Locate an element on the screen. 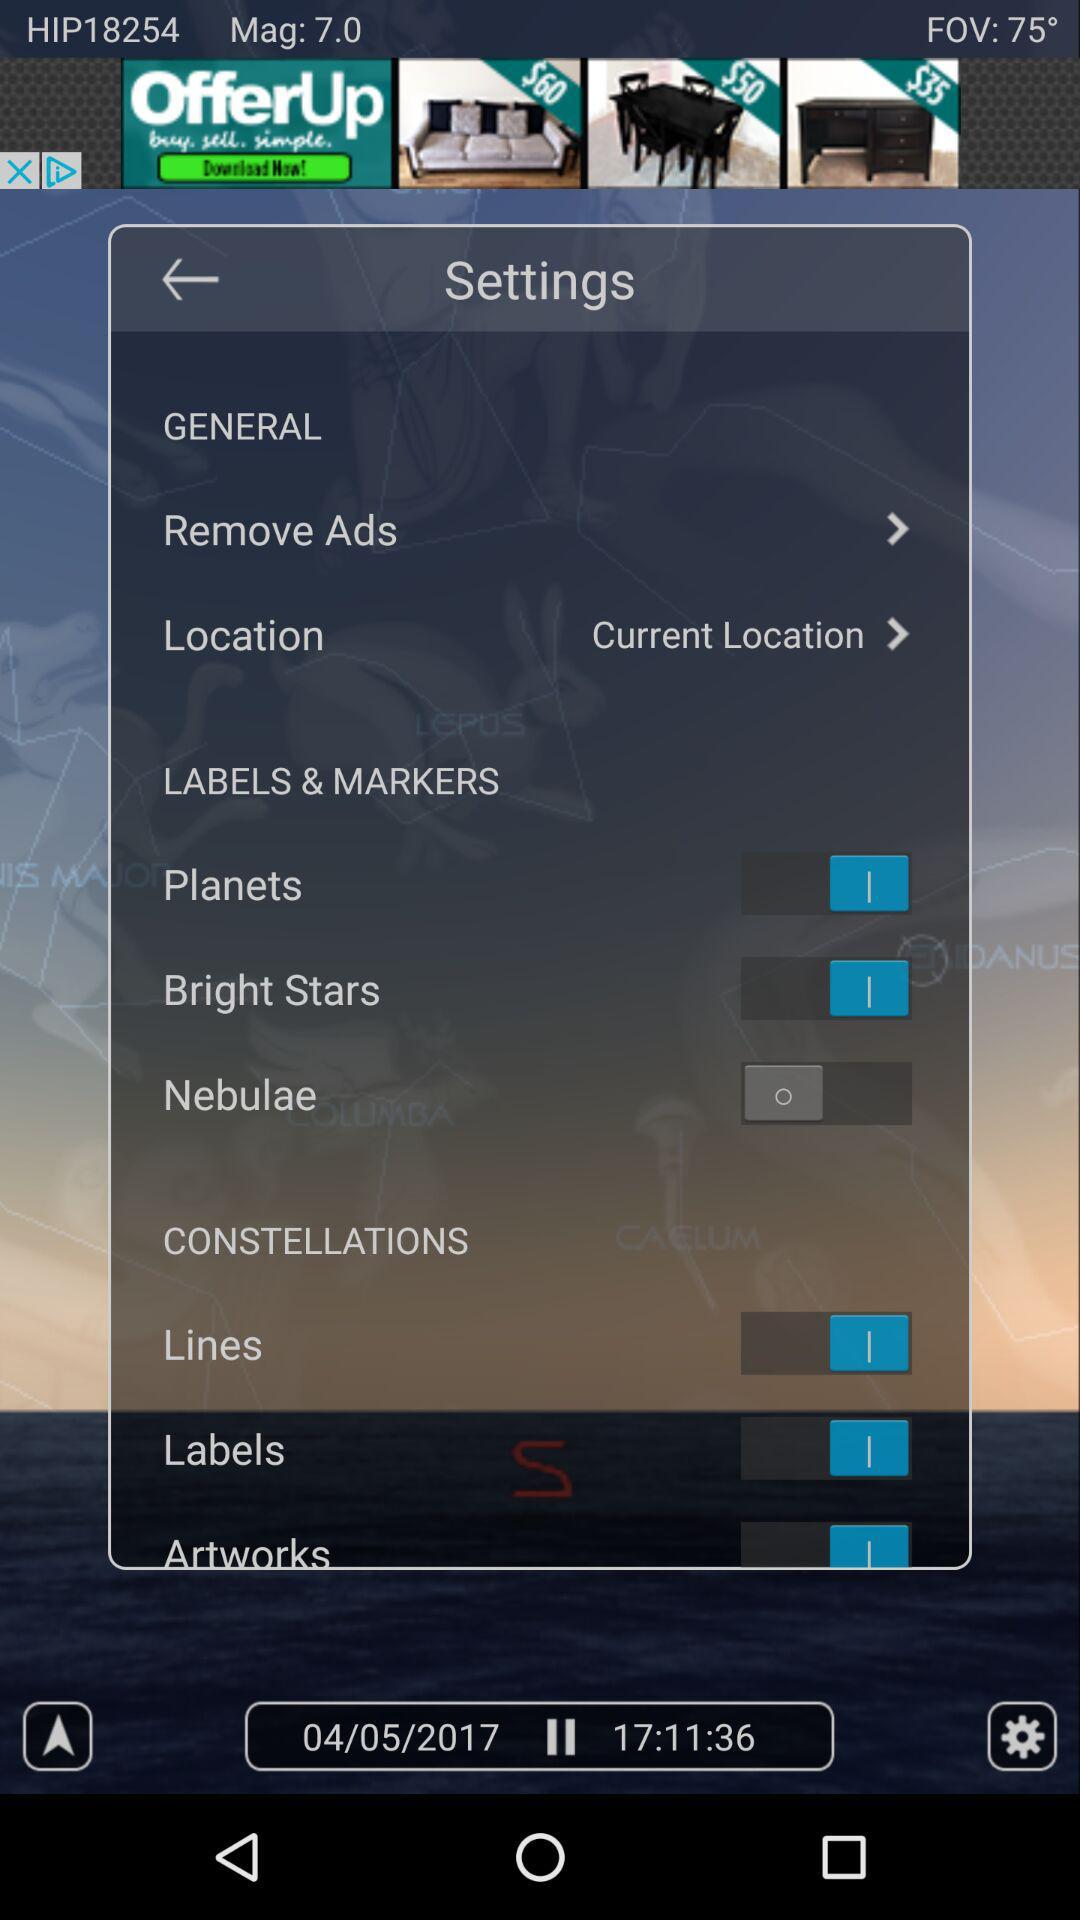 This screenshot has height=1920, width=1080. go back is located at coordinates (189, 277).